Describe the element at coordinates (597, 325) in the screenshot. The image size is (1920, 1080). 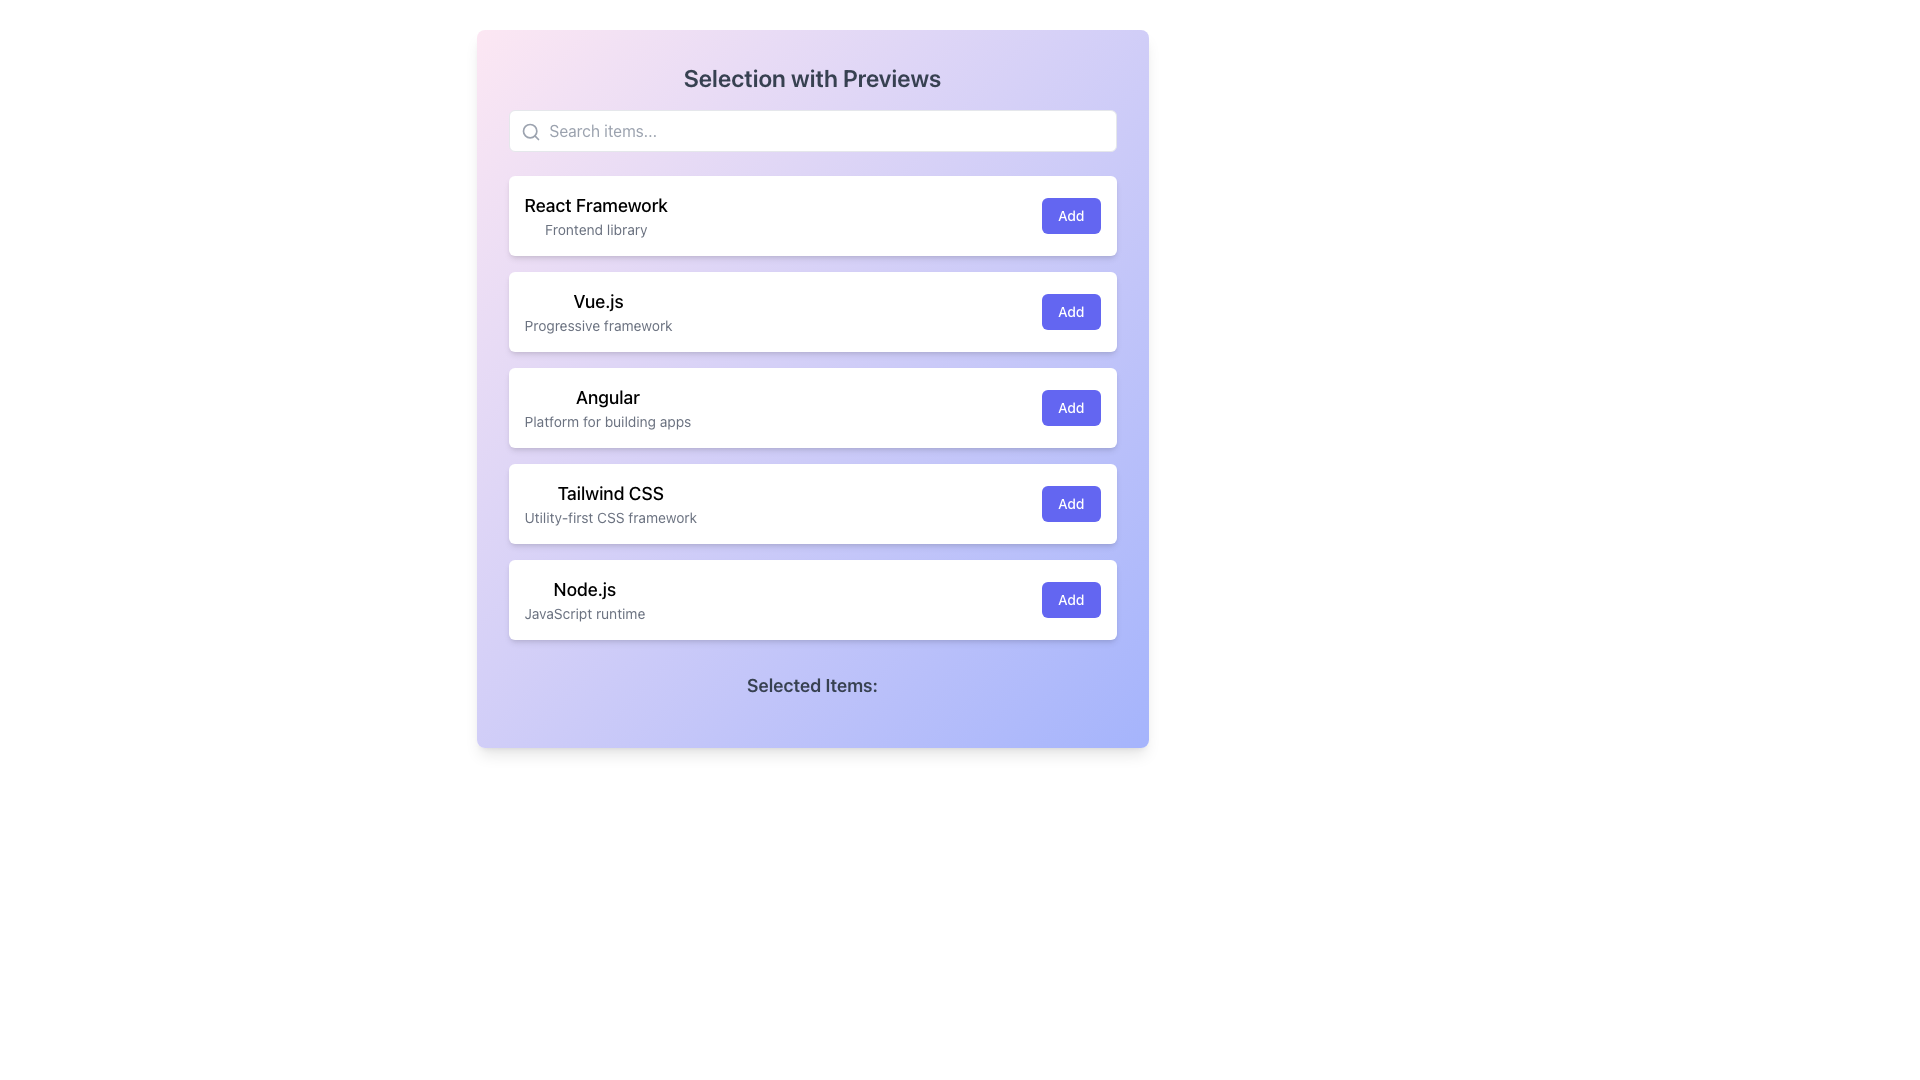
I see `the static text label displaying 'Progressive framework', which is located directly below the bold title 'Vue.js' in light gray font` at that location.